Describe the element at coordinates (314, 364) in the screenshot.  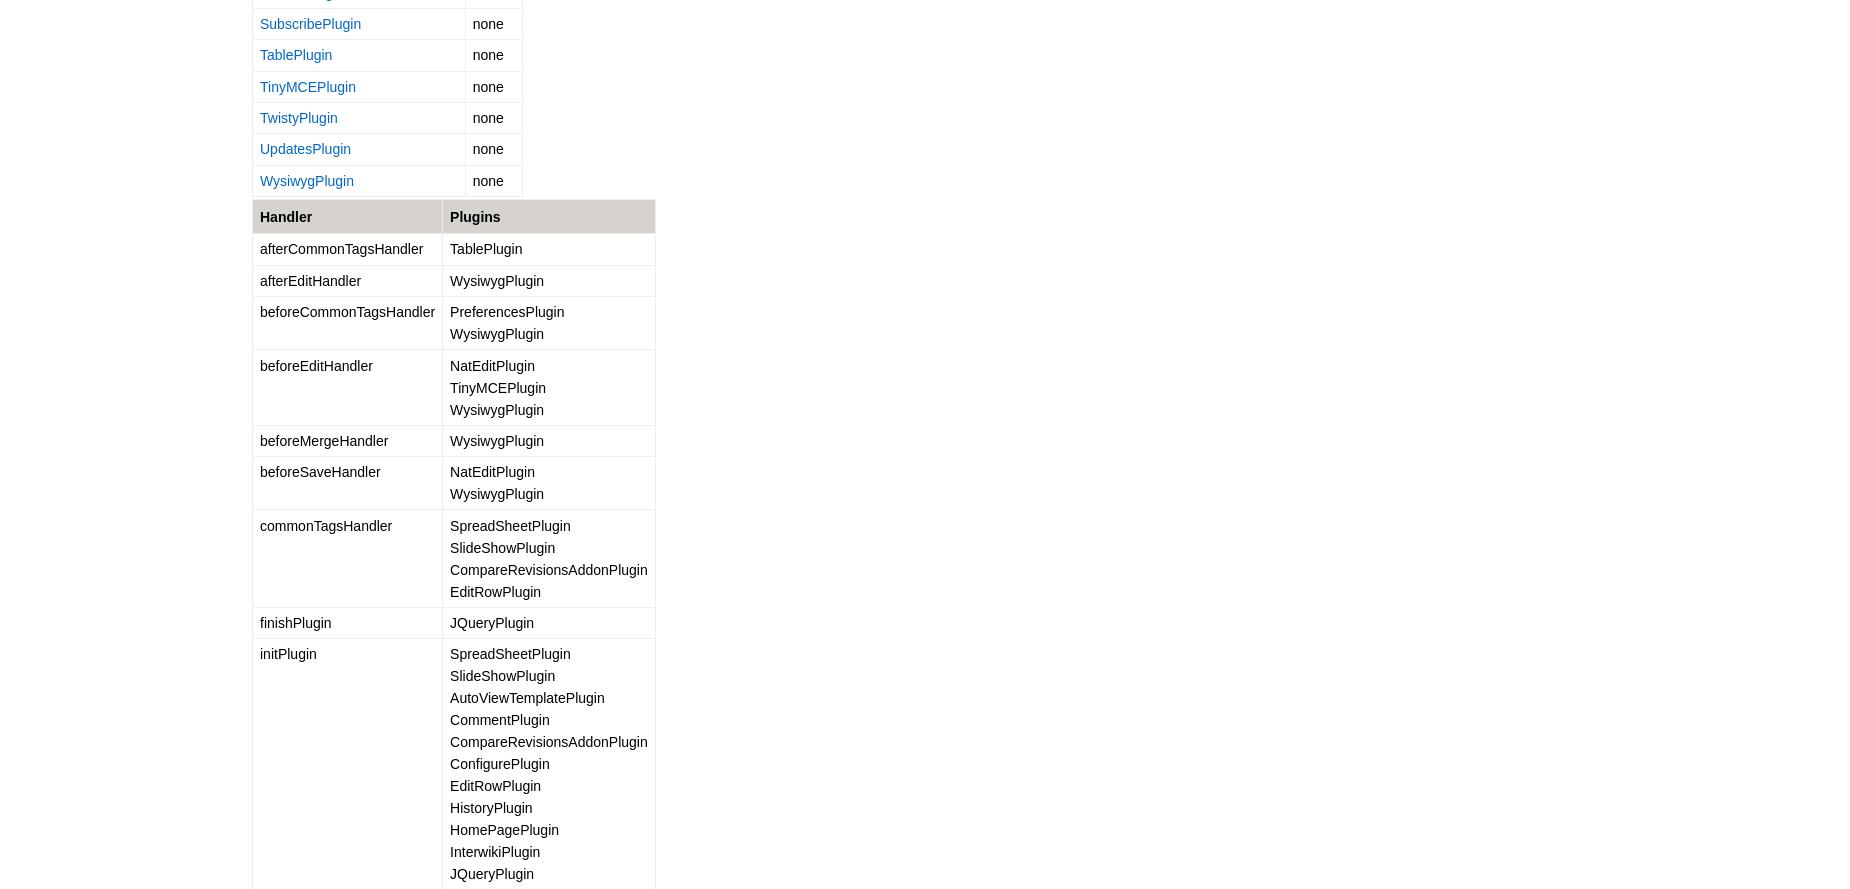
I see `'beforeEditHandler'` at that location.